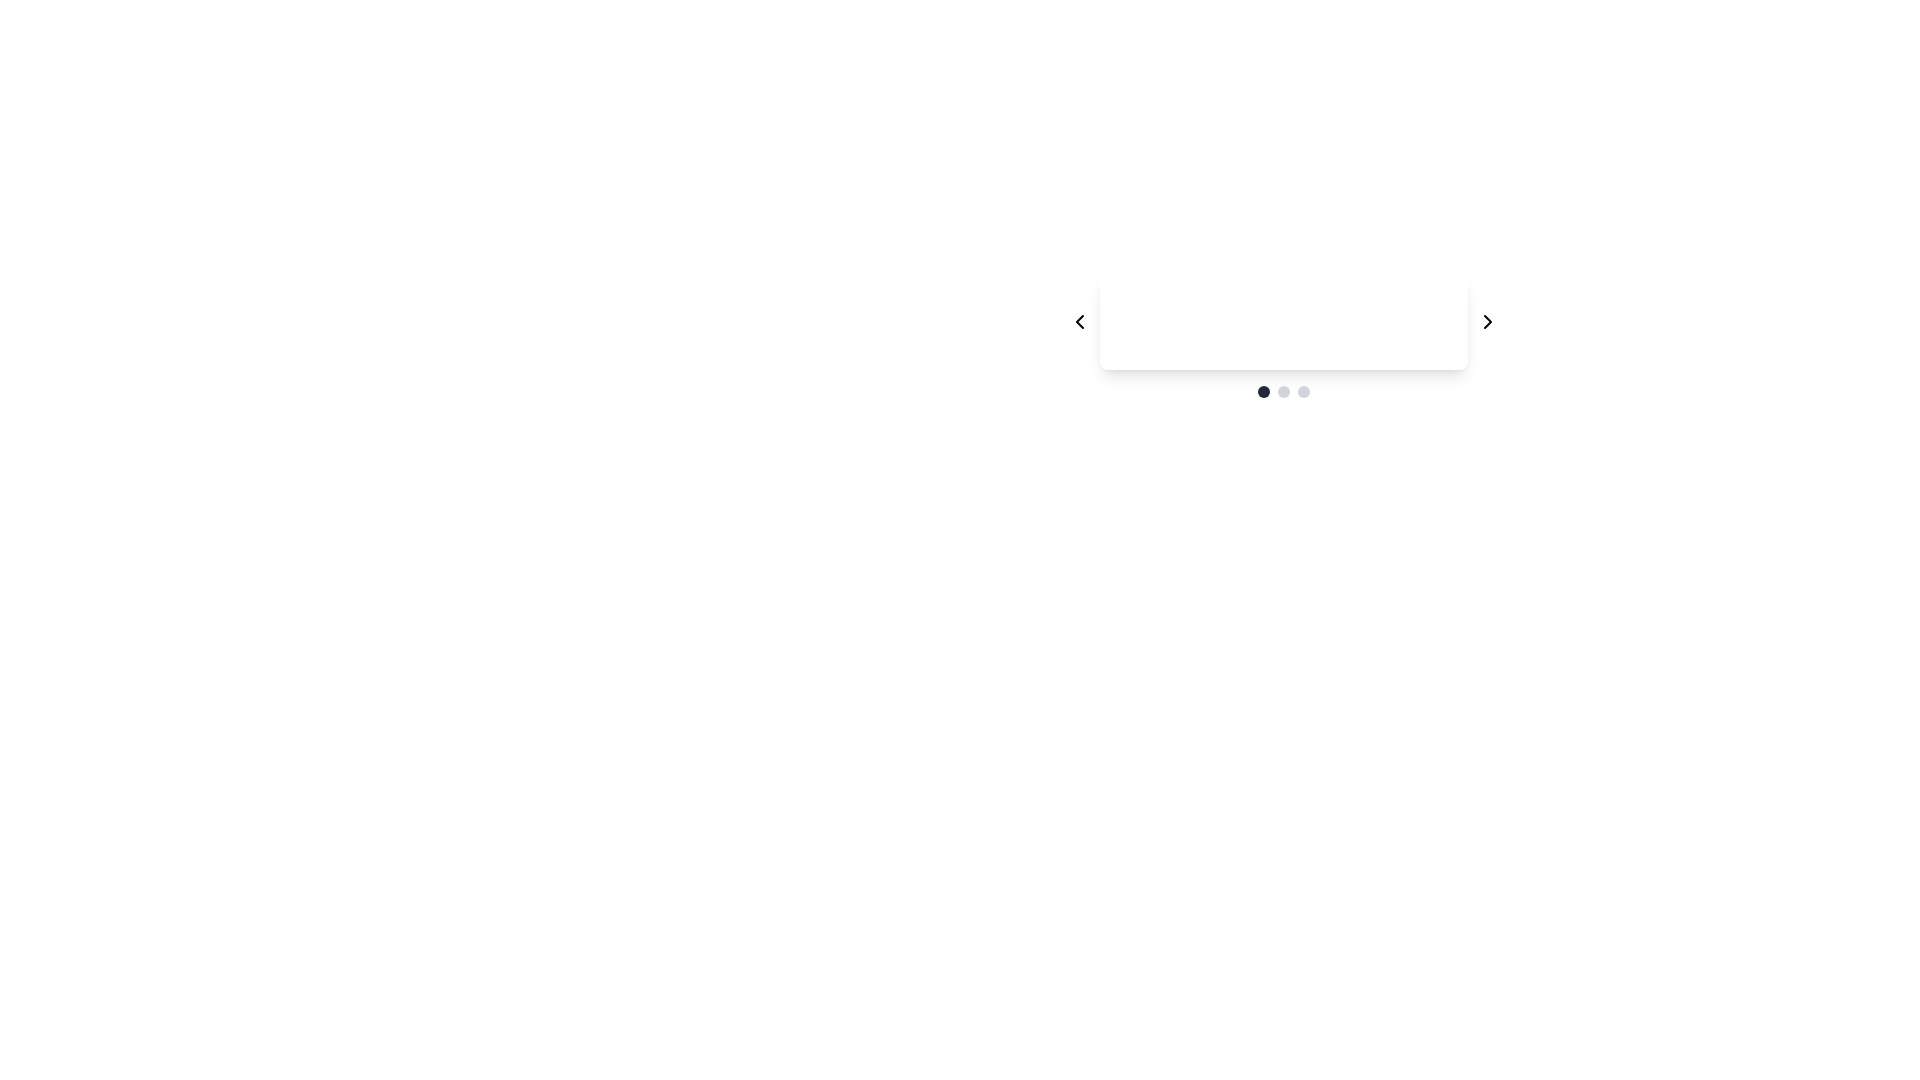  I want to click on the status indication by focusing on the third circular indicator with a light gray color, which is positioned at the rightmost end of a series of three indicators, so click(1304, 392).